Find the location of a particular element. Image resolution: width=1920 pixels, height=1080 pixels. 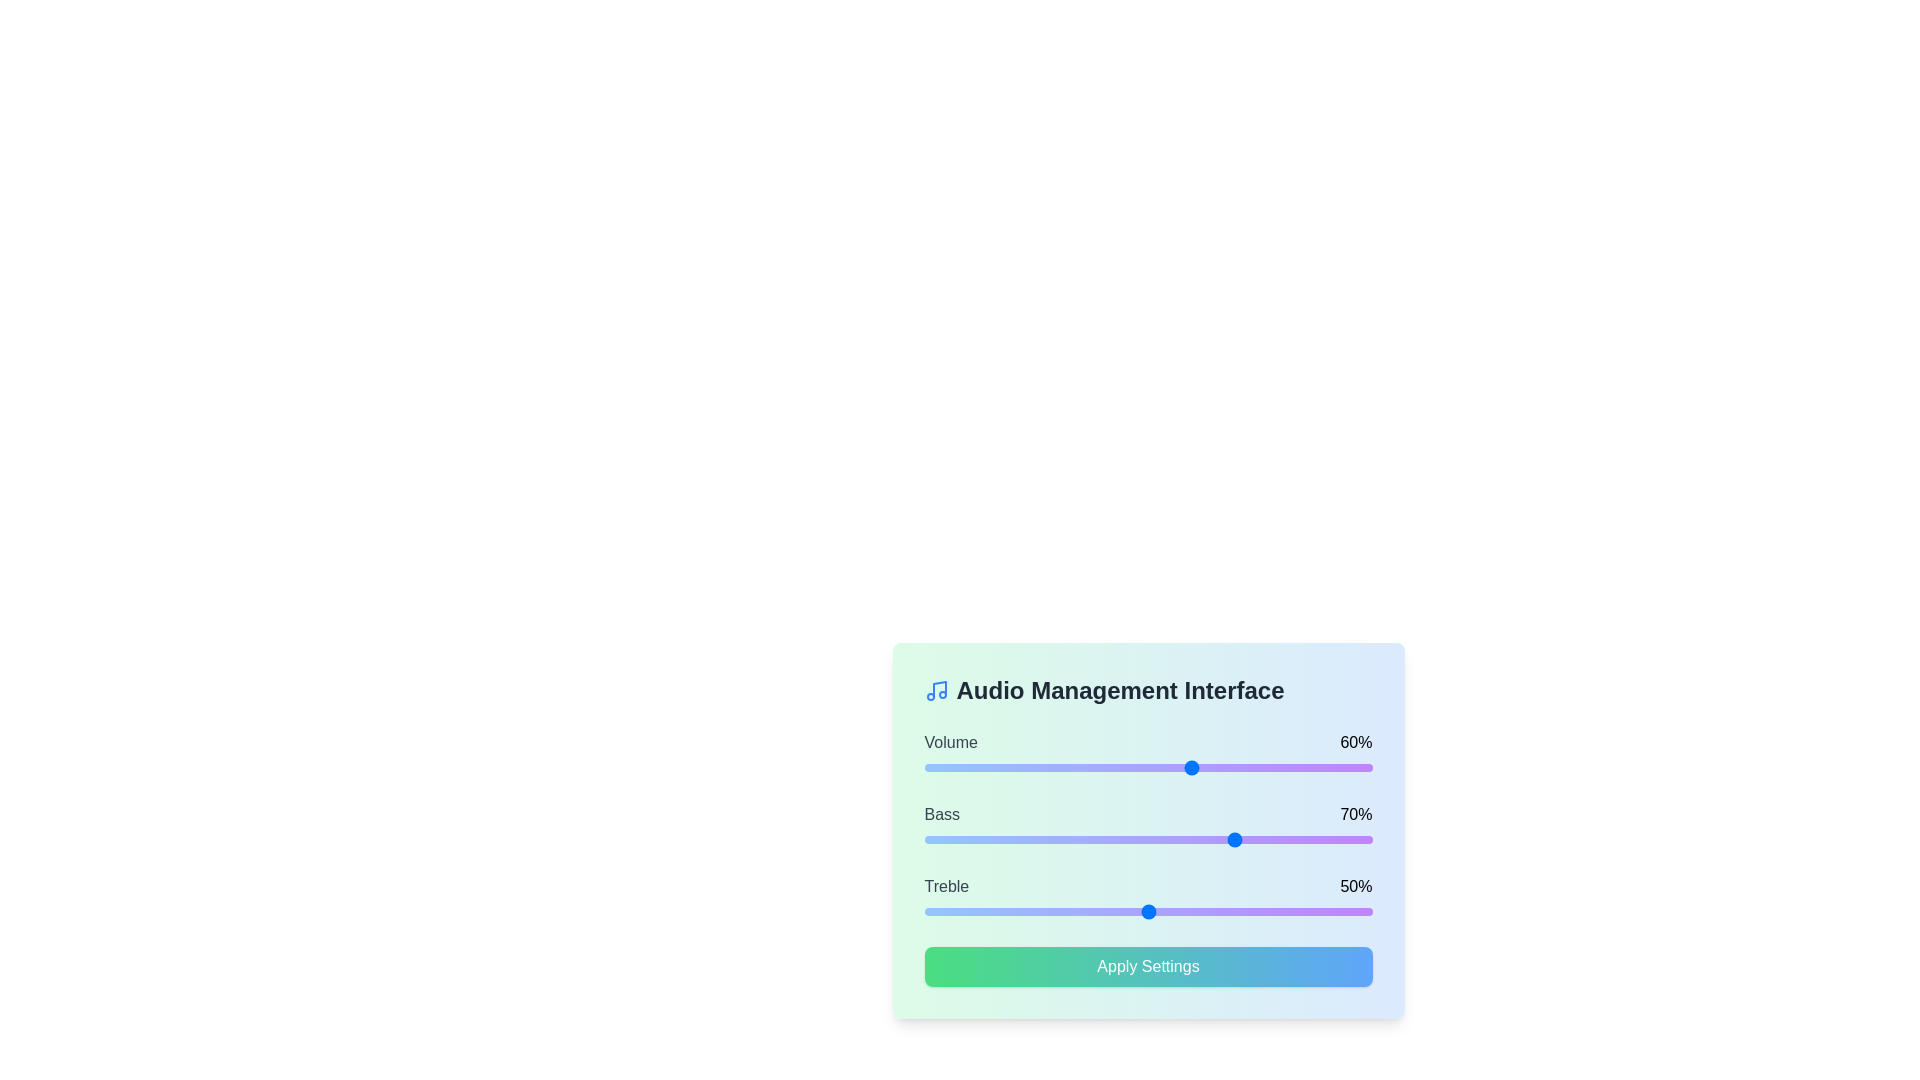

the treble level is located at coordinates (1005, 911).